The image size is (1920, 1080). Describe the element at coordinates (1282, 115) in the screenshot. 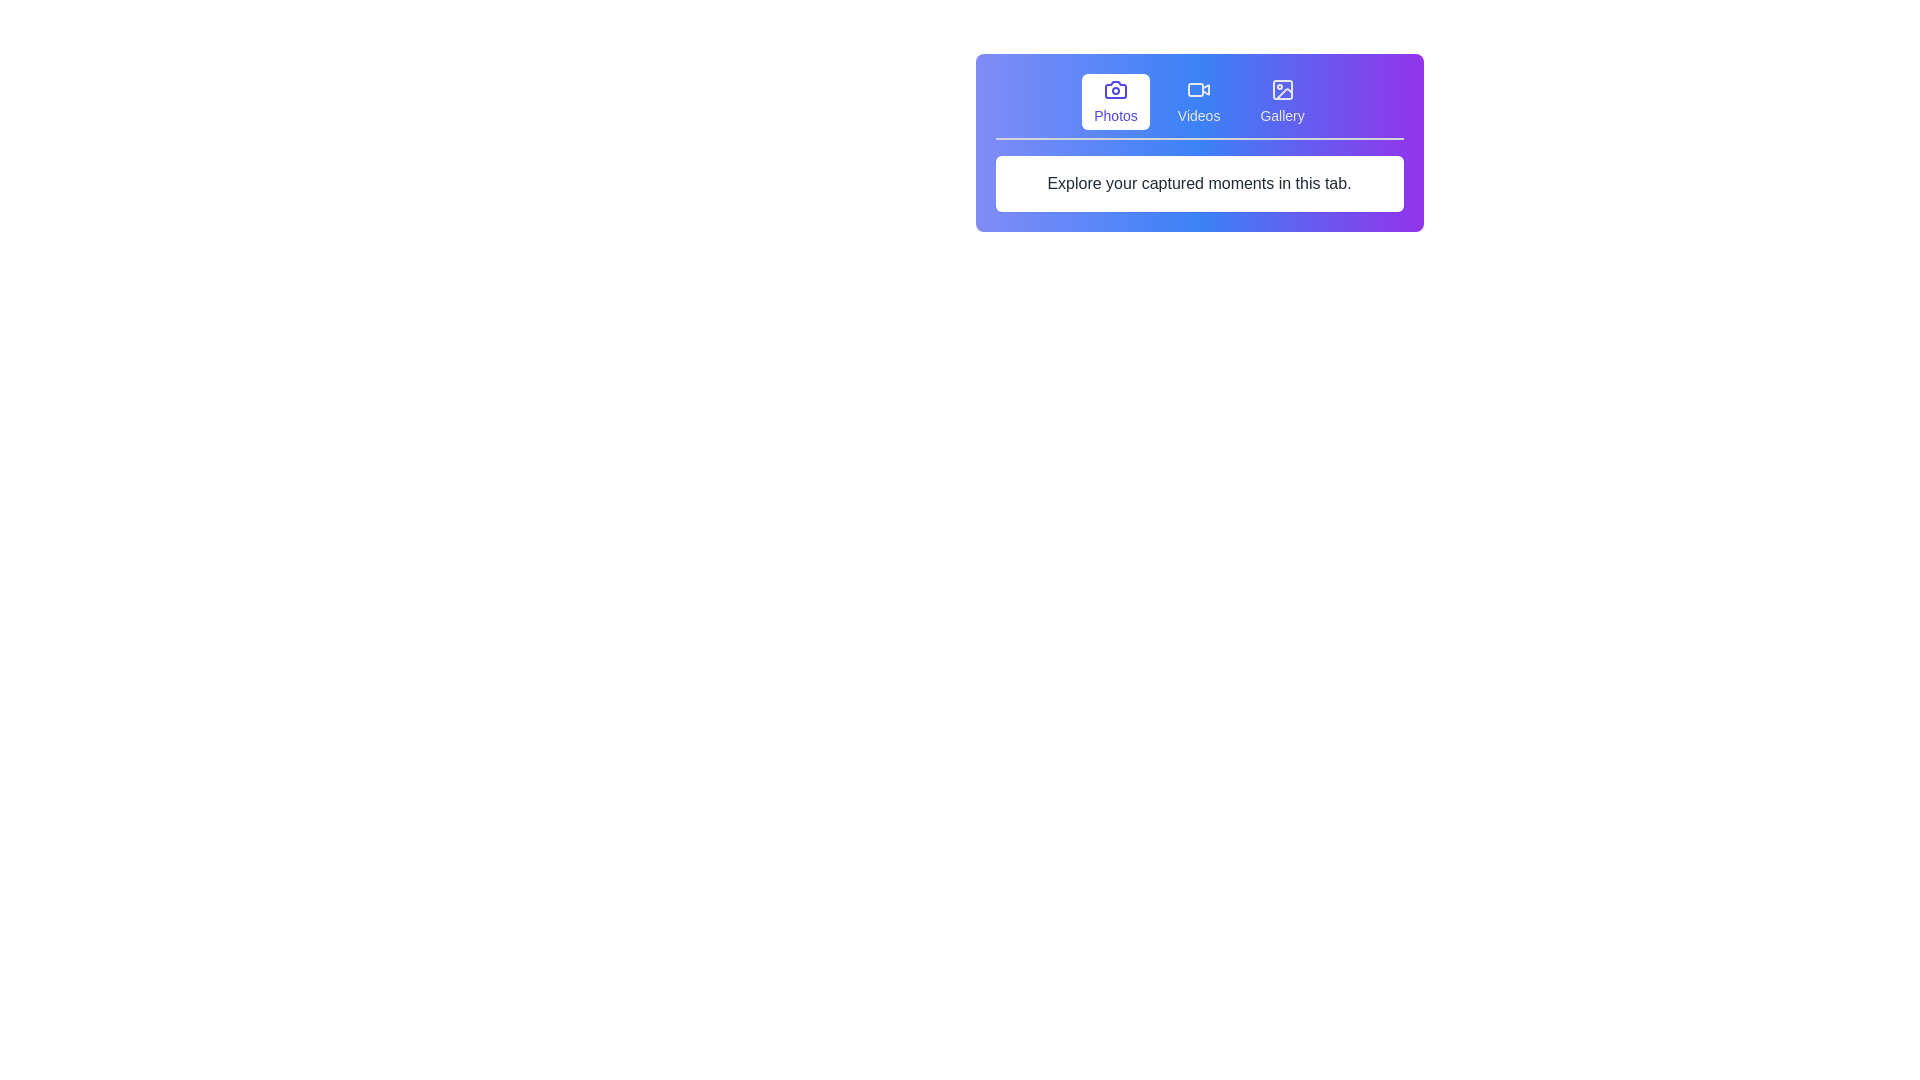

I see `text label displayed as 'Gallery' located under the Gallery icon in the top right navigational bar` at that location.